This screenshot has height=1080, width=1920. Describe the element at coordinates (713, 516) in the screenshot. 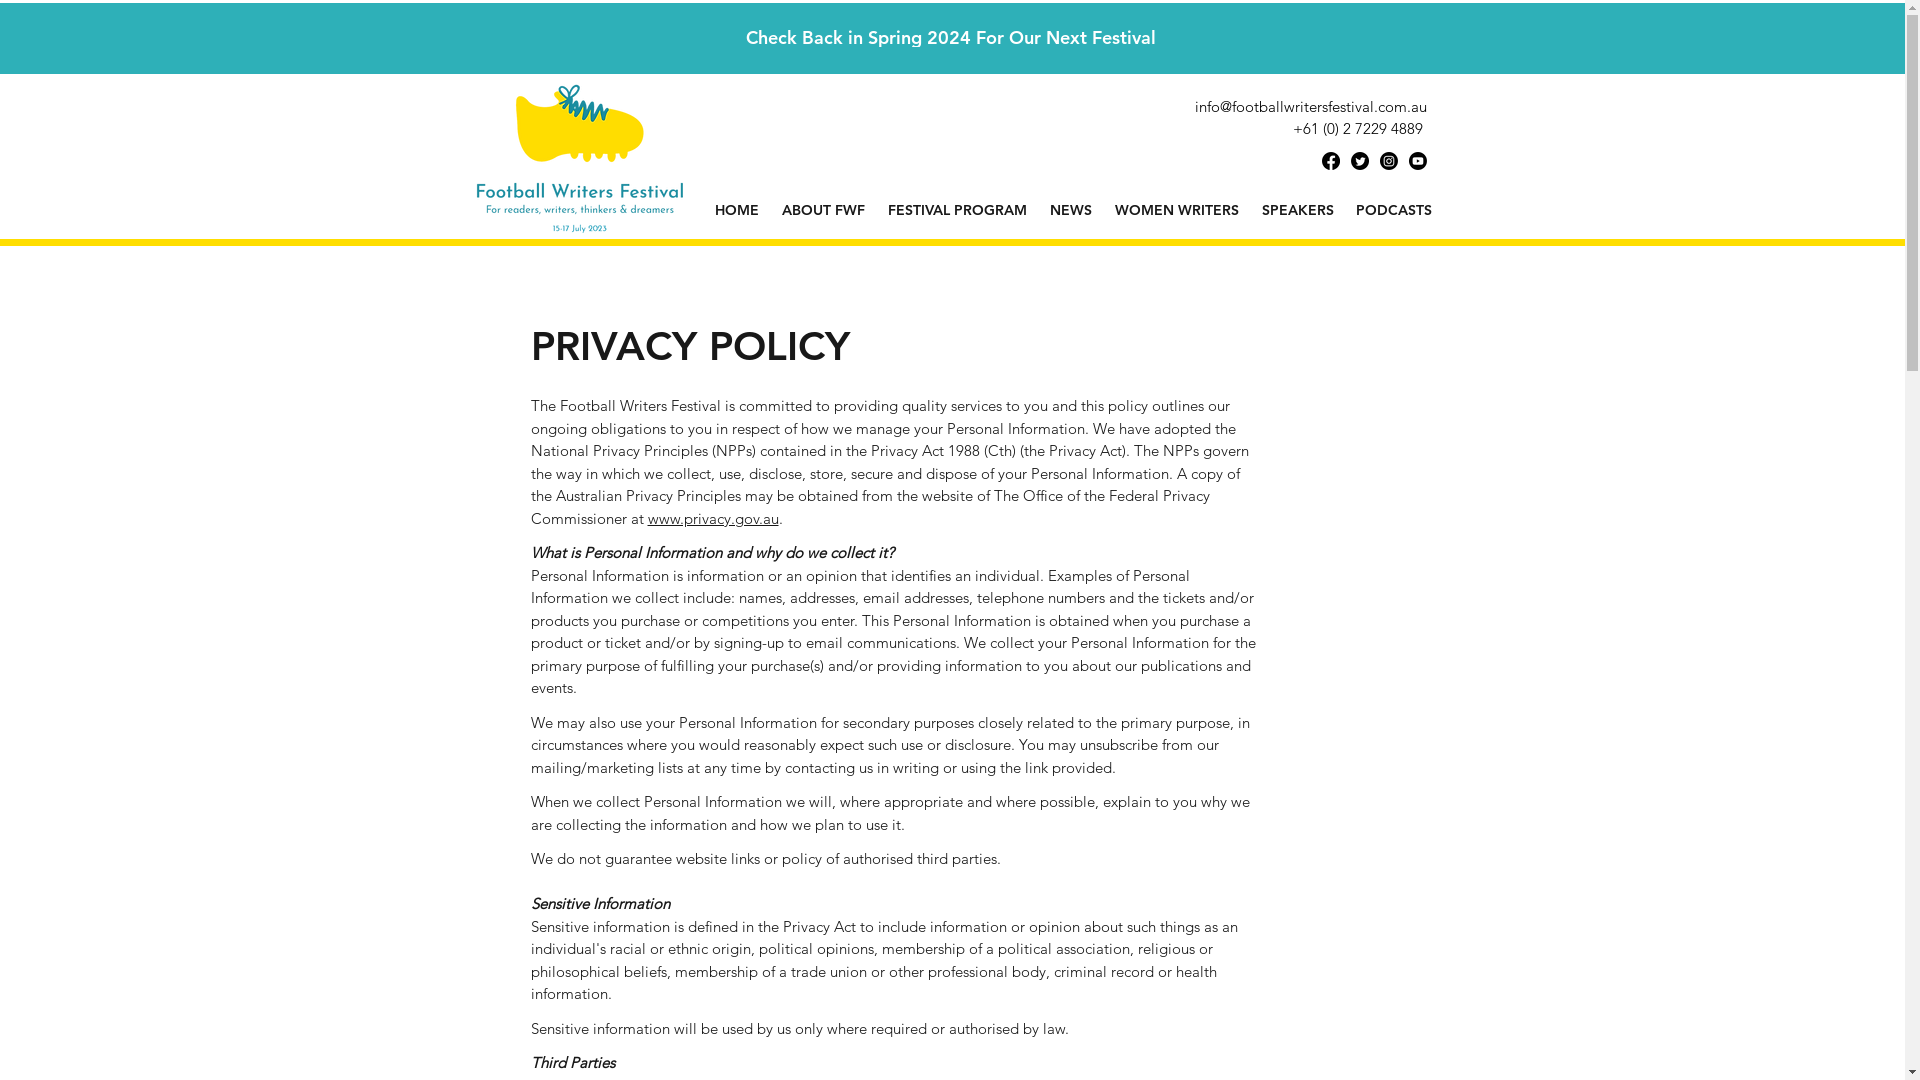

I see `'www.privacy.gov.au'` at that location.